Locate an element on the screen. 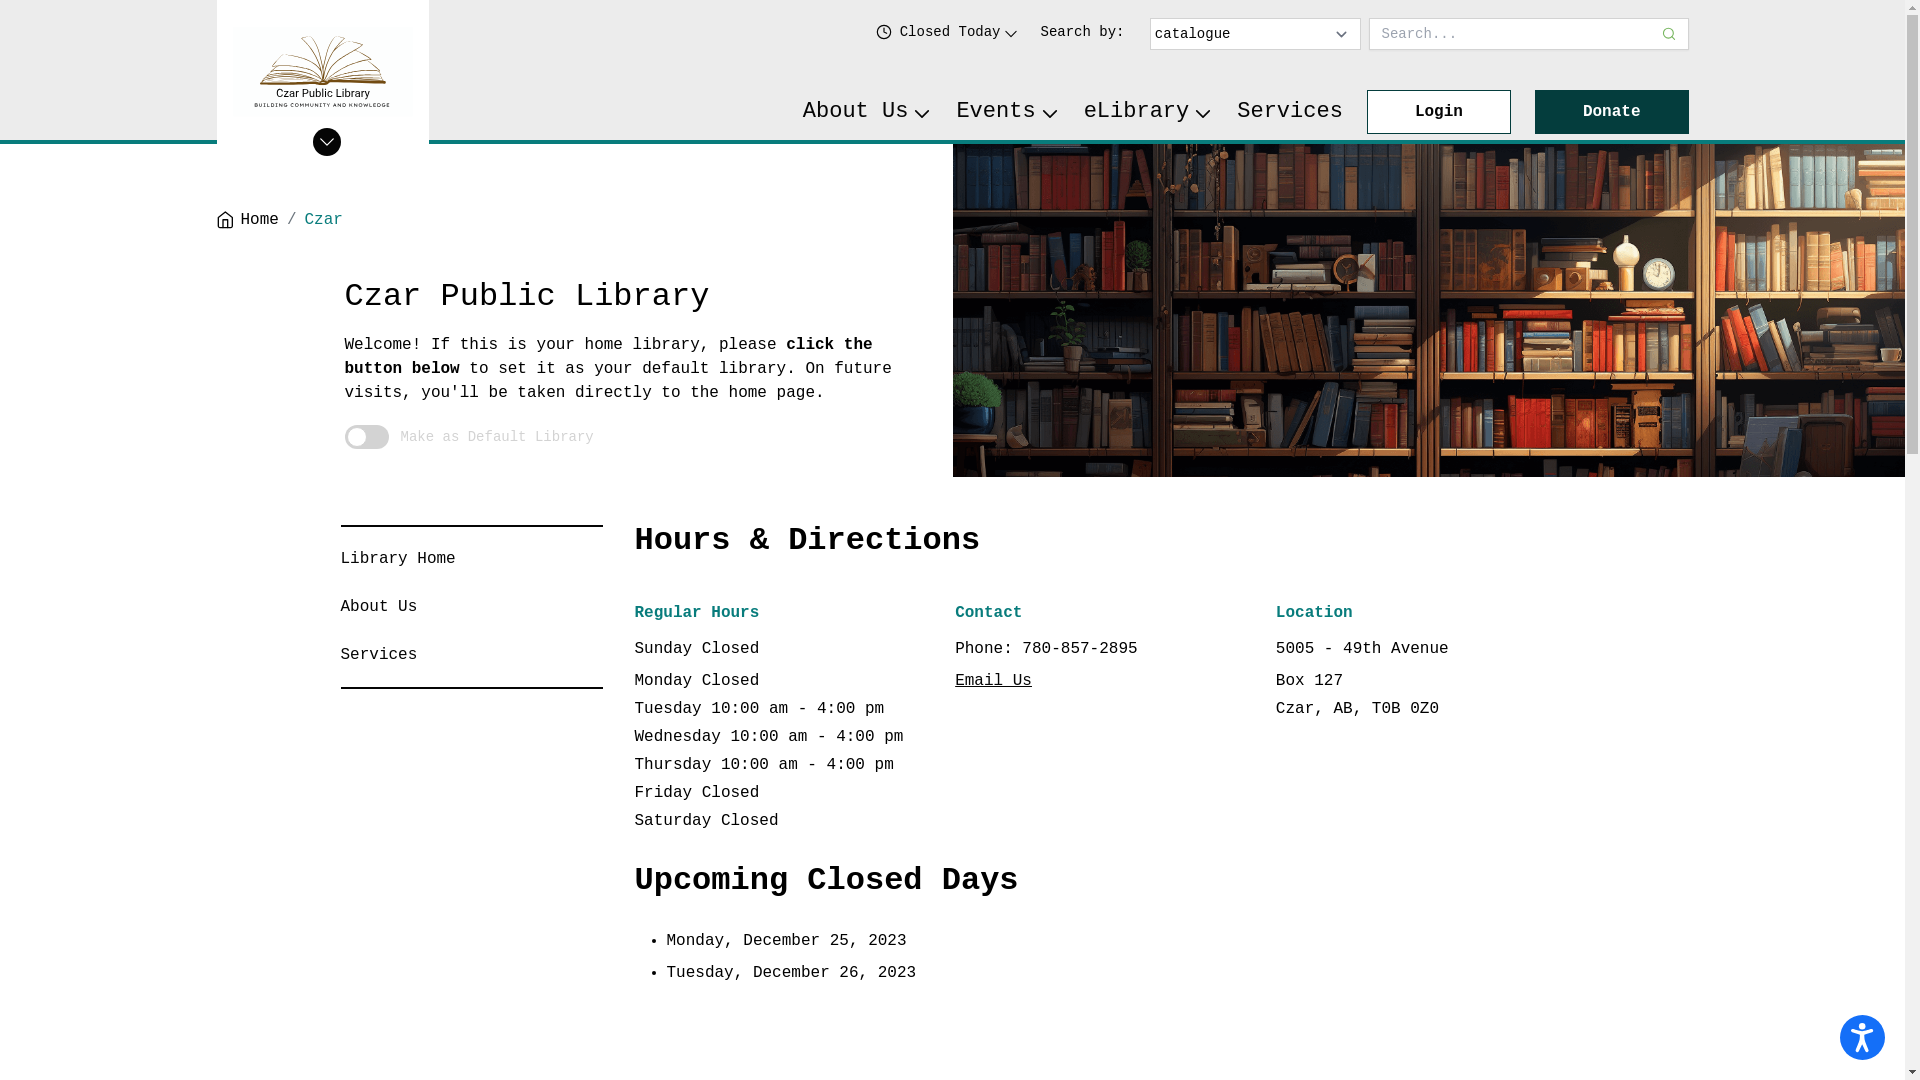  'Email Us' is located at coordinates (993, 680).